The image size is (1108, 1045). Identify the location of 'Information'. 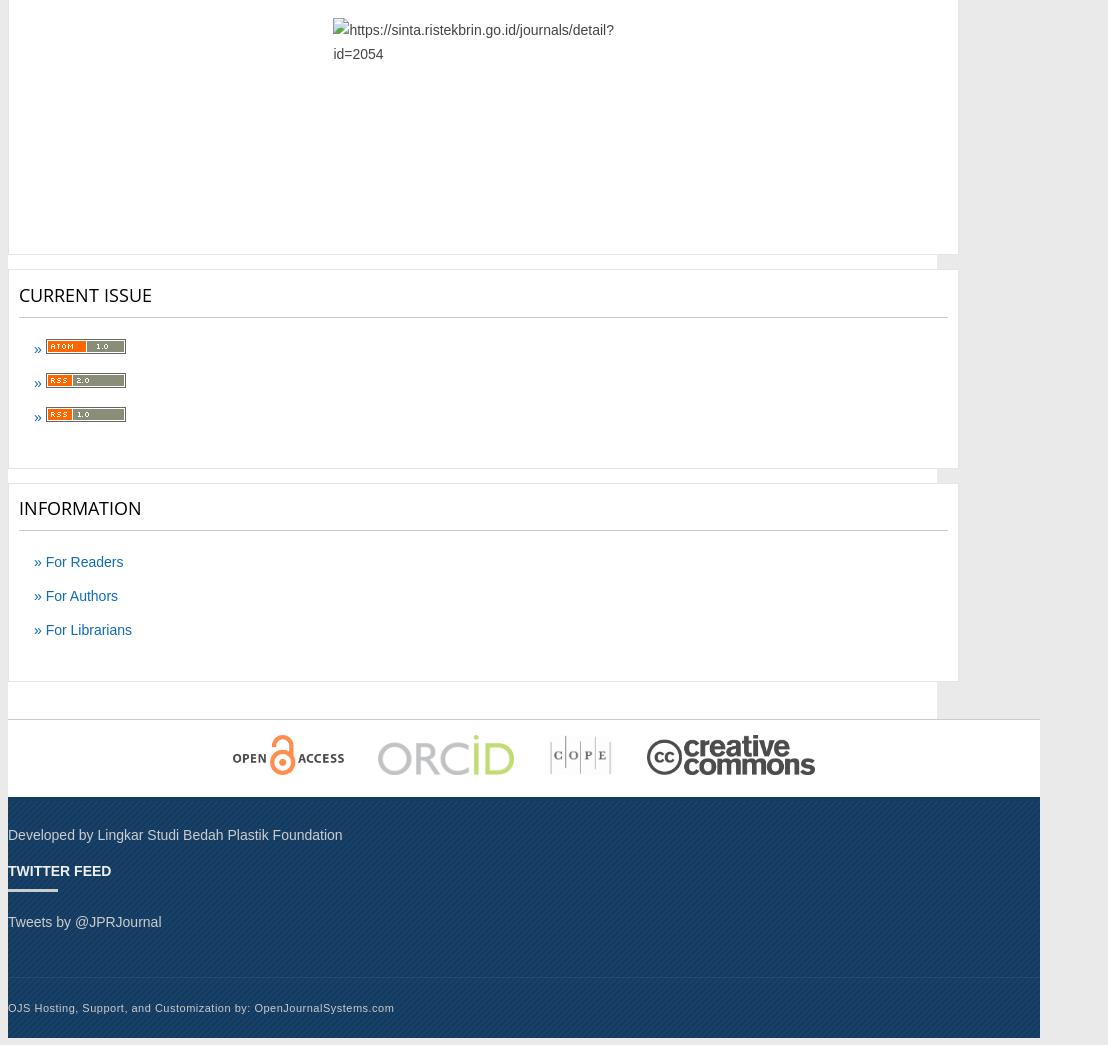
(79, 506).